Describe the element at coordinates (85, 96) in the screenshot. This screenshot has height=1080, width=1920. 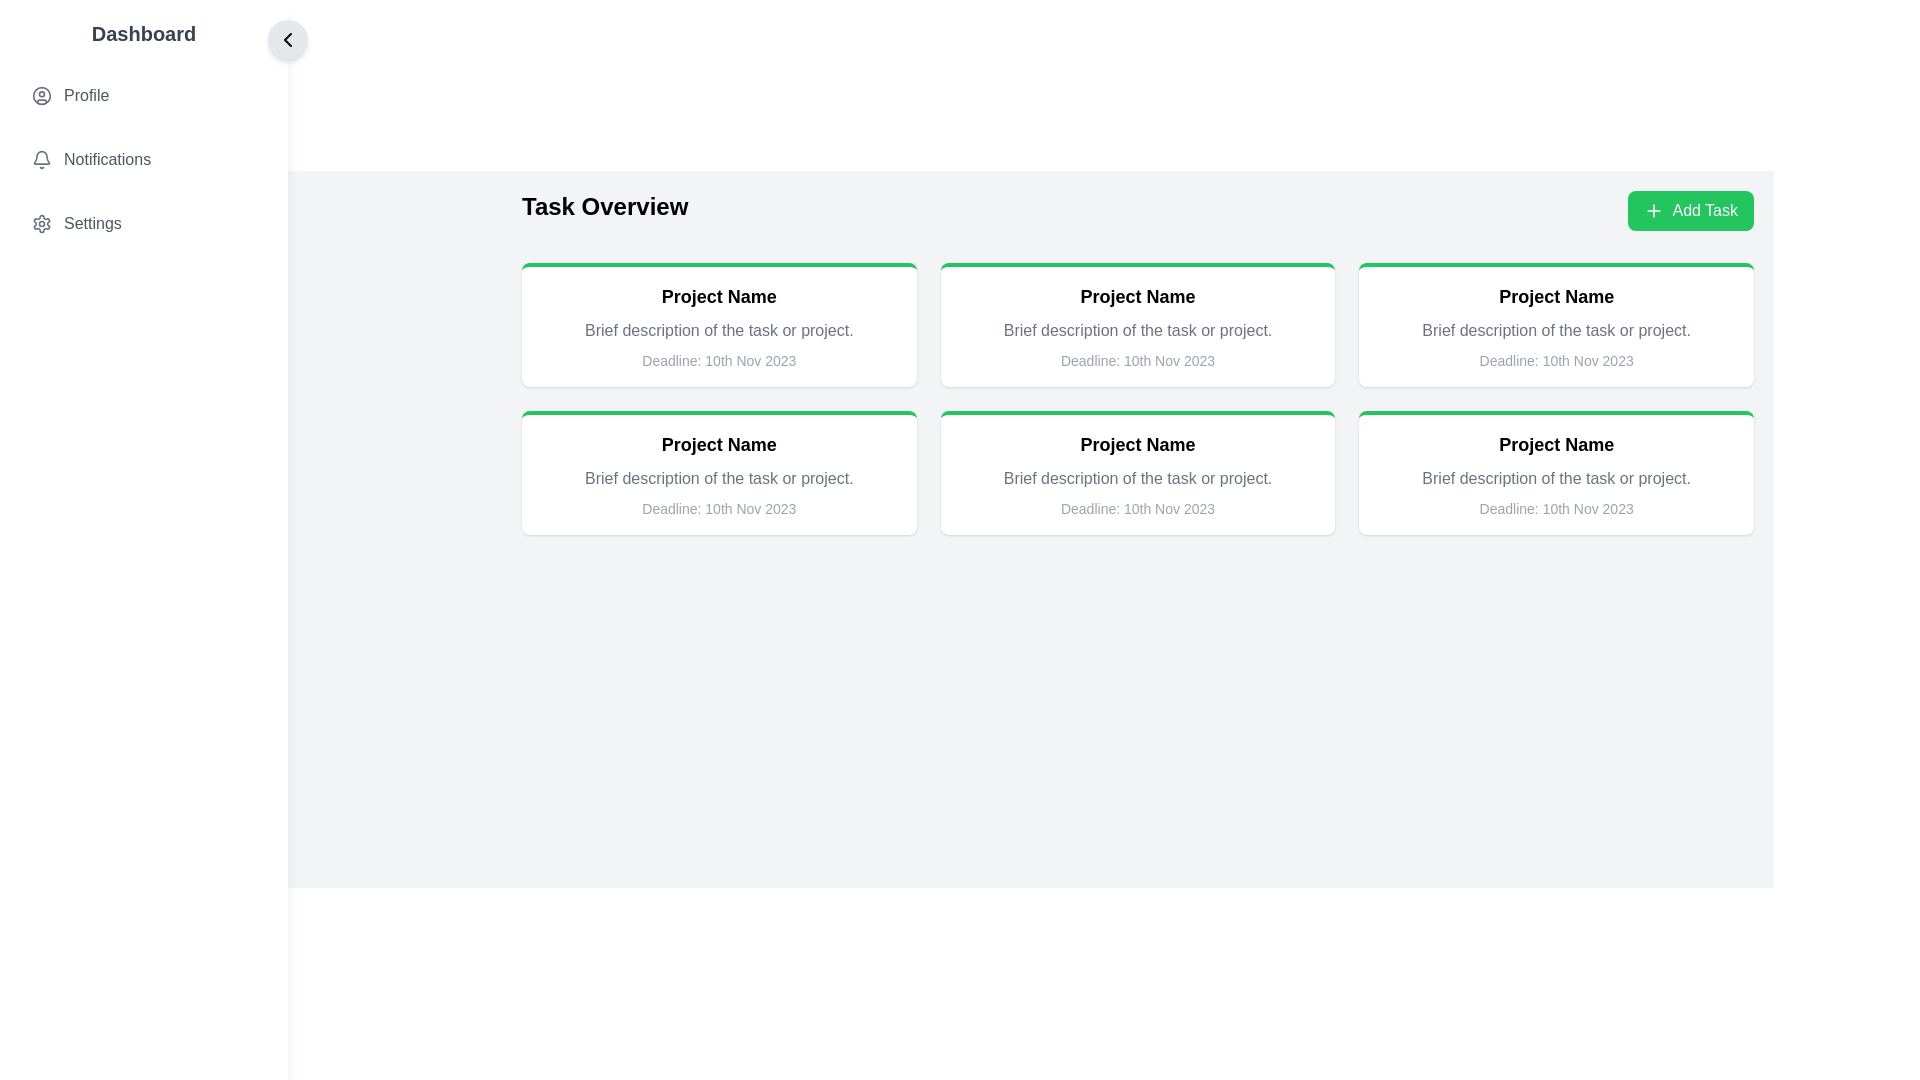
I see `the 'Profile' text label in the vertical navigation menu` at that location.